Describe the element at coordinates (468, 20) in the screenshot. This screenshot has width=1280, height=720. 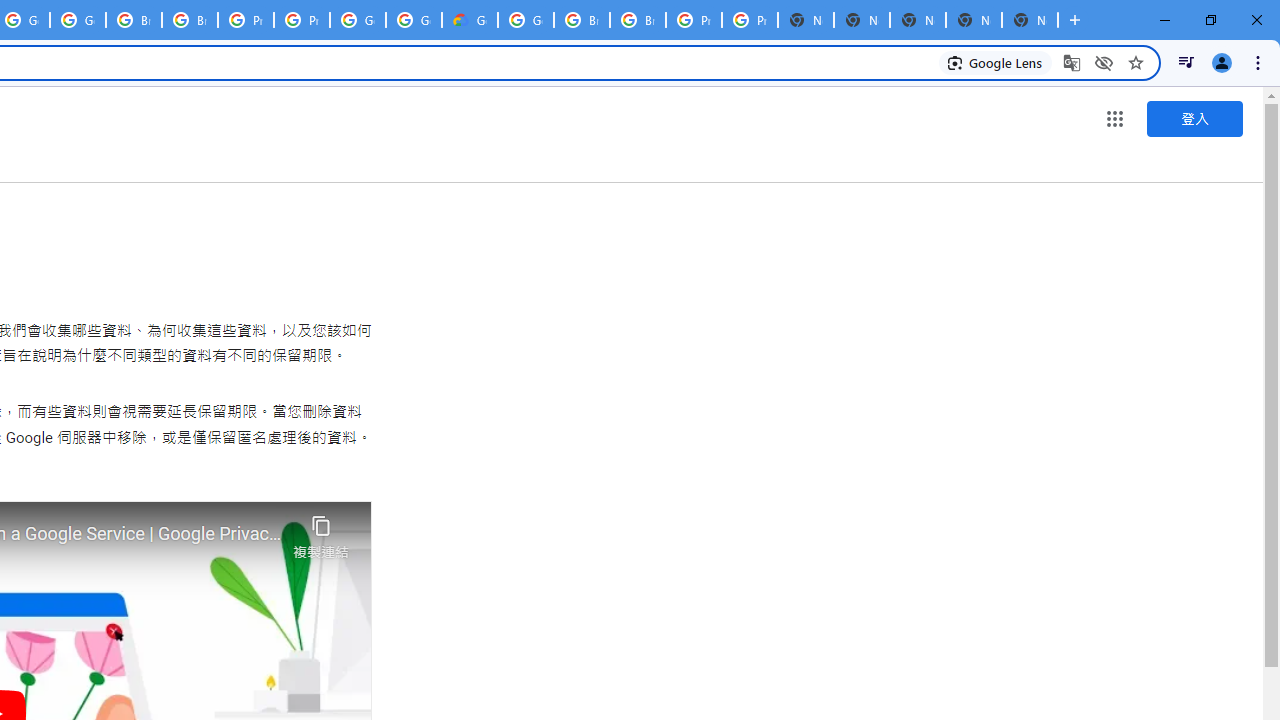
I see `'Google Cloud Estimate Summary'` at that location.